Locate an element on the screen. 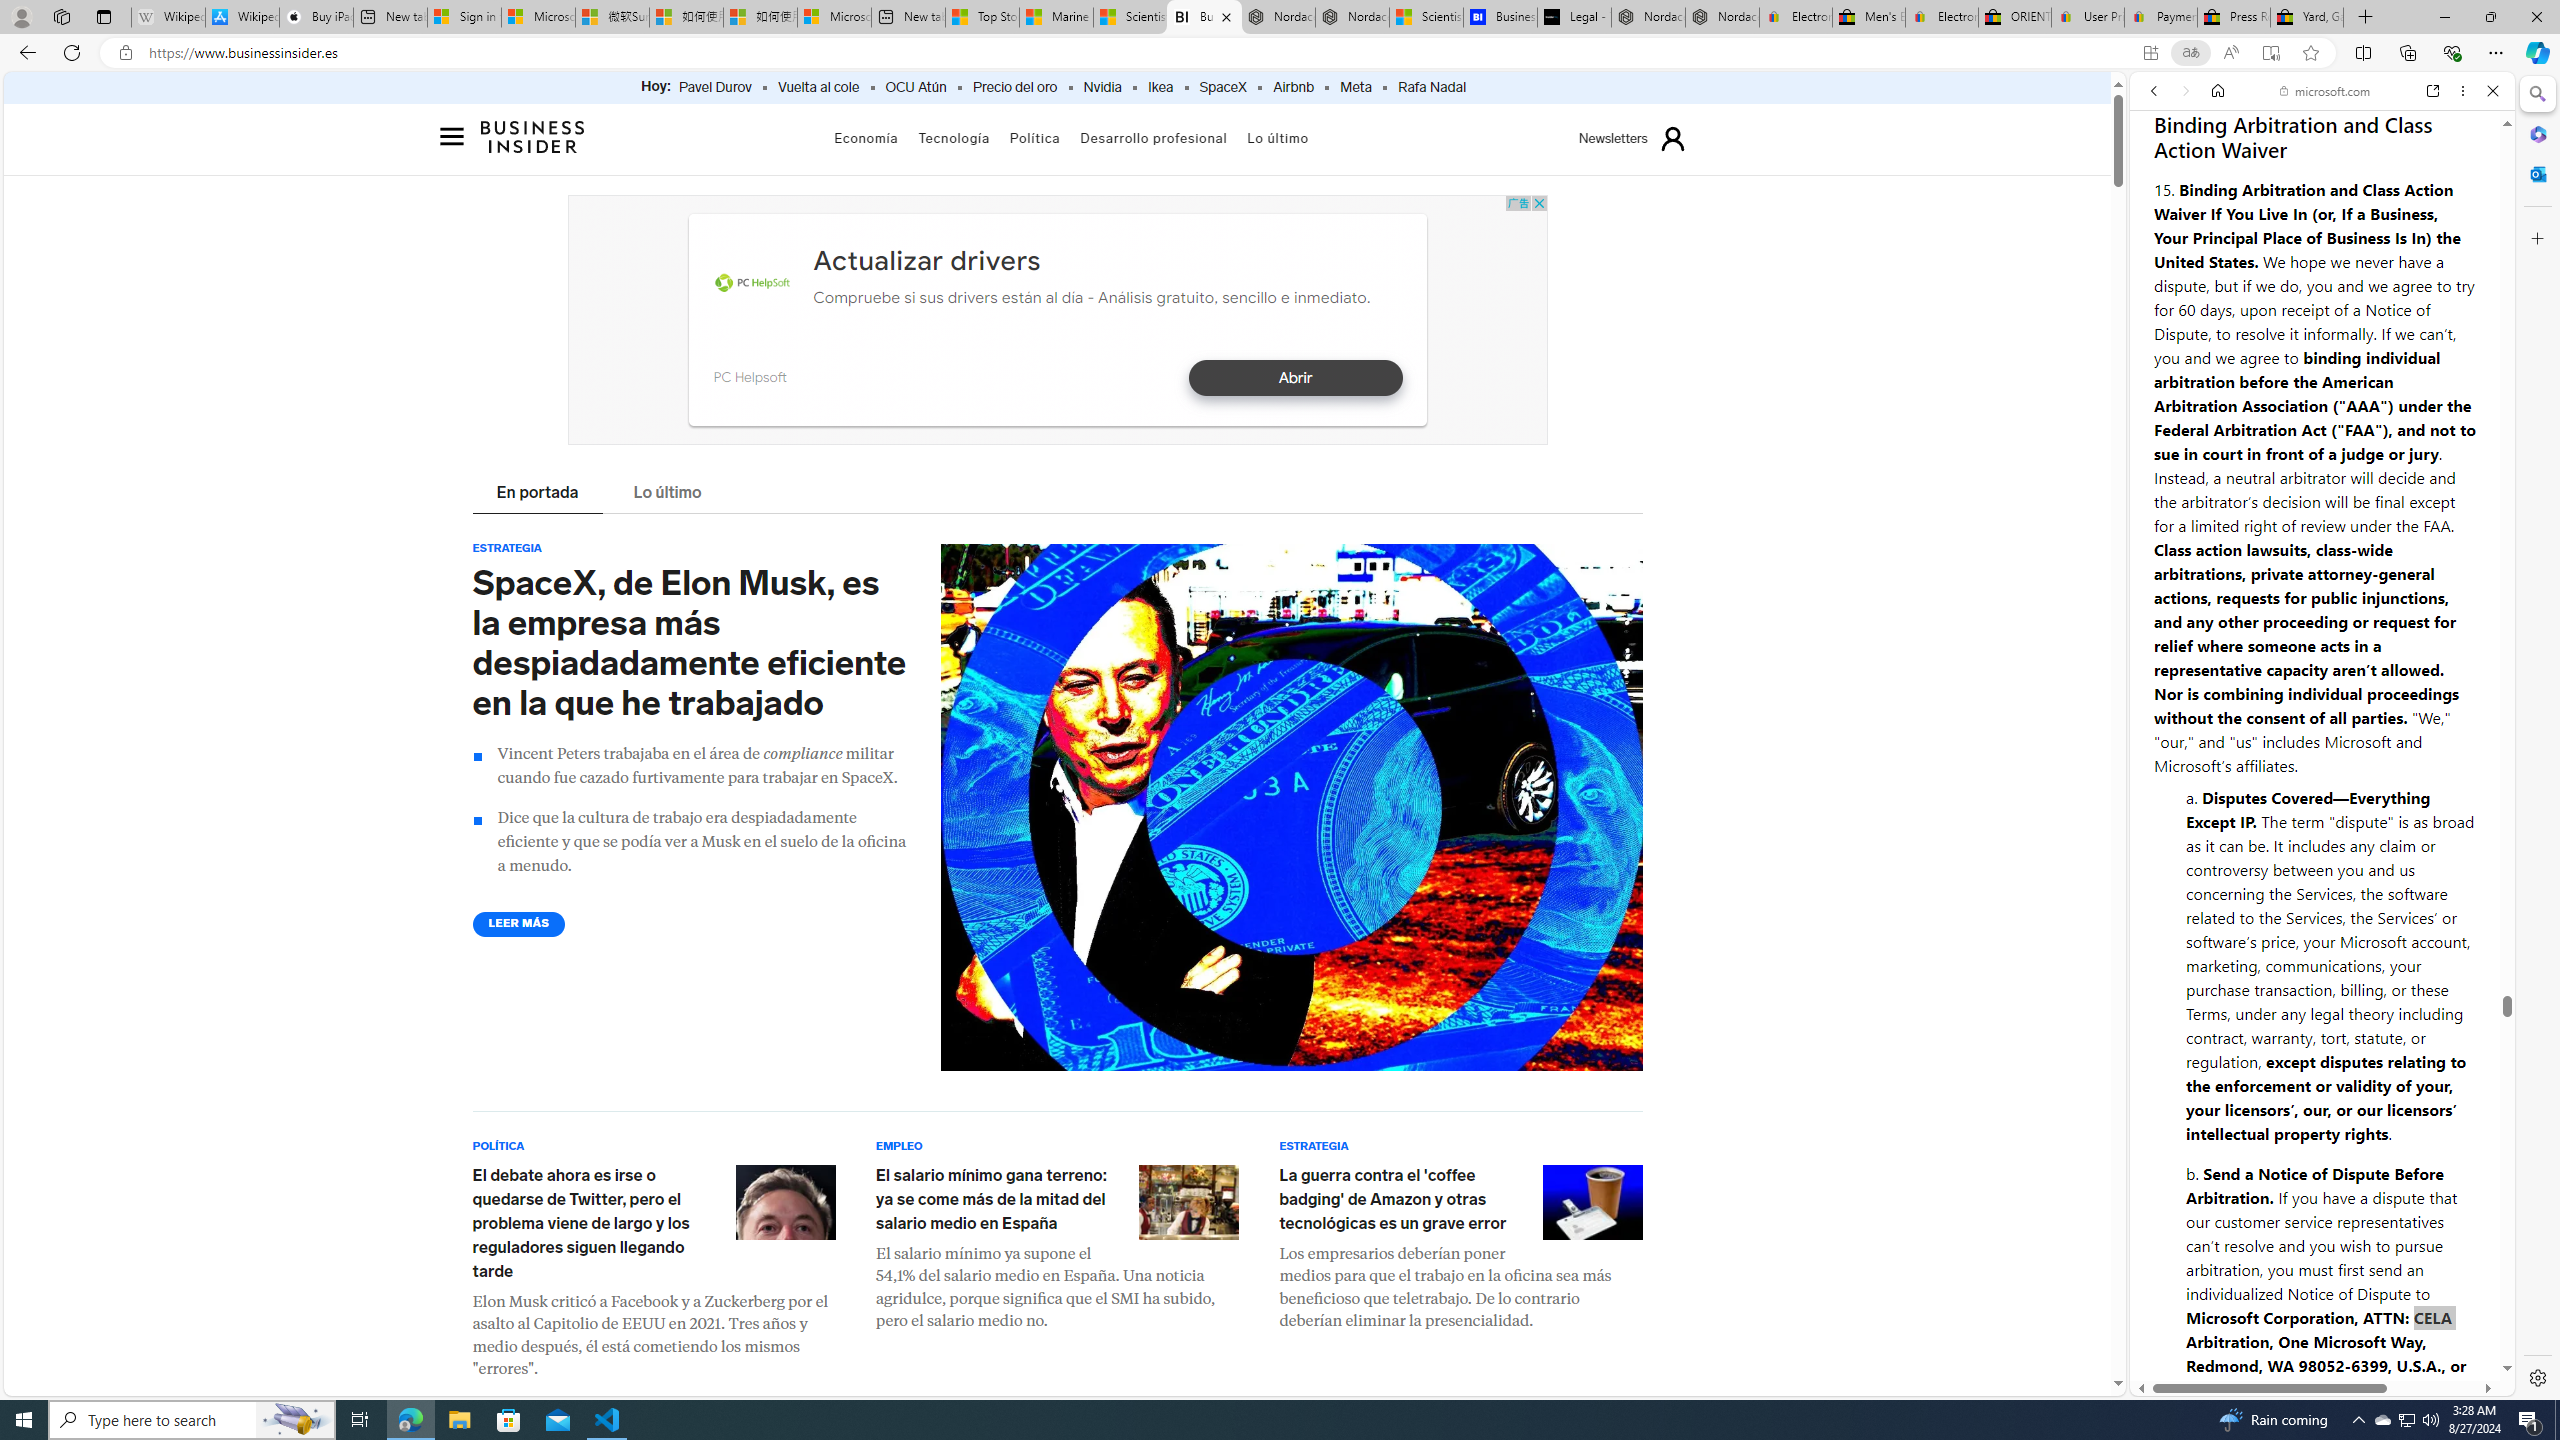 The width and height of the screenshot is (2560, 1440). 'User Privacy Notice | eBay' is located at coordinates (2087, 16).